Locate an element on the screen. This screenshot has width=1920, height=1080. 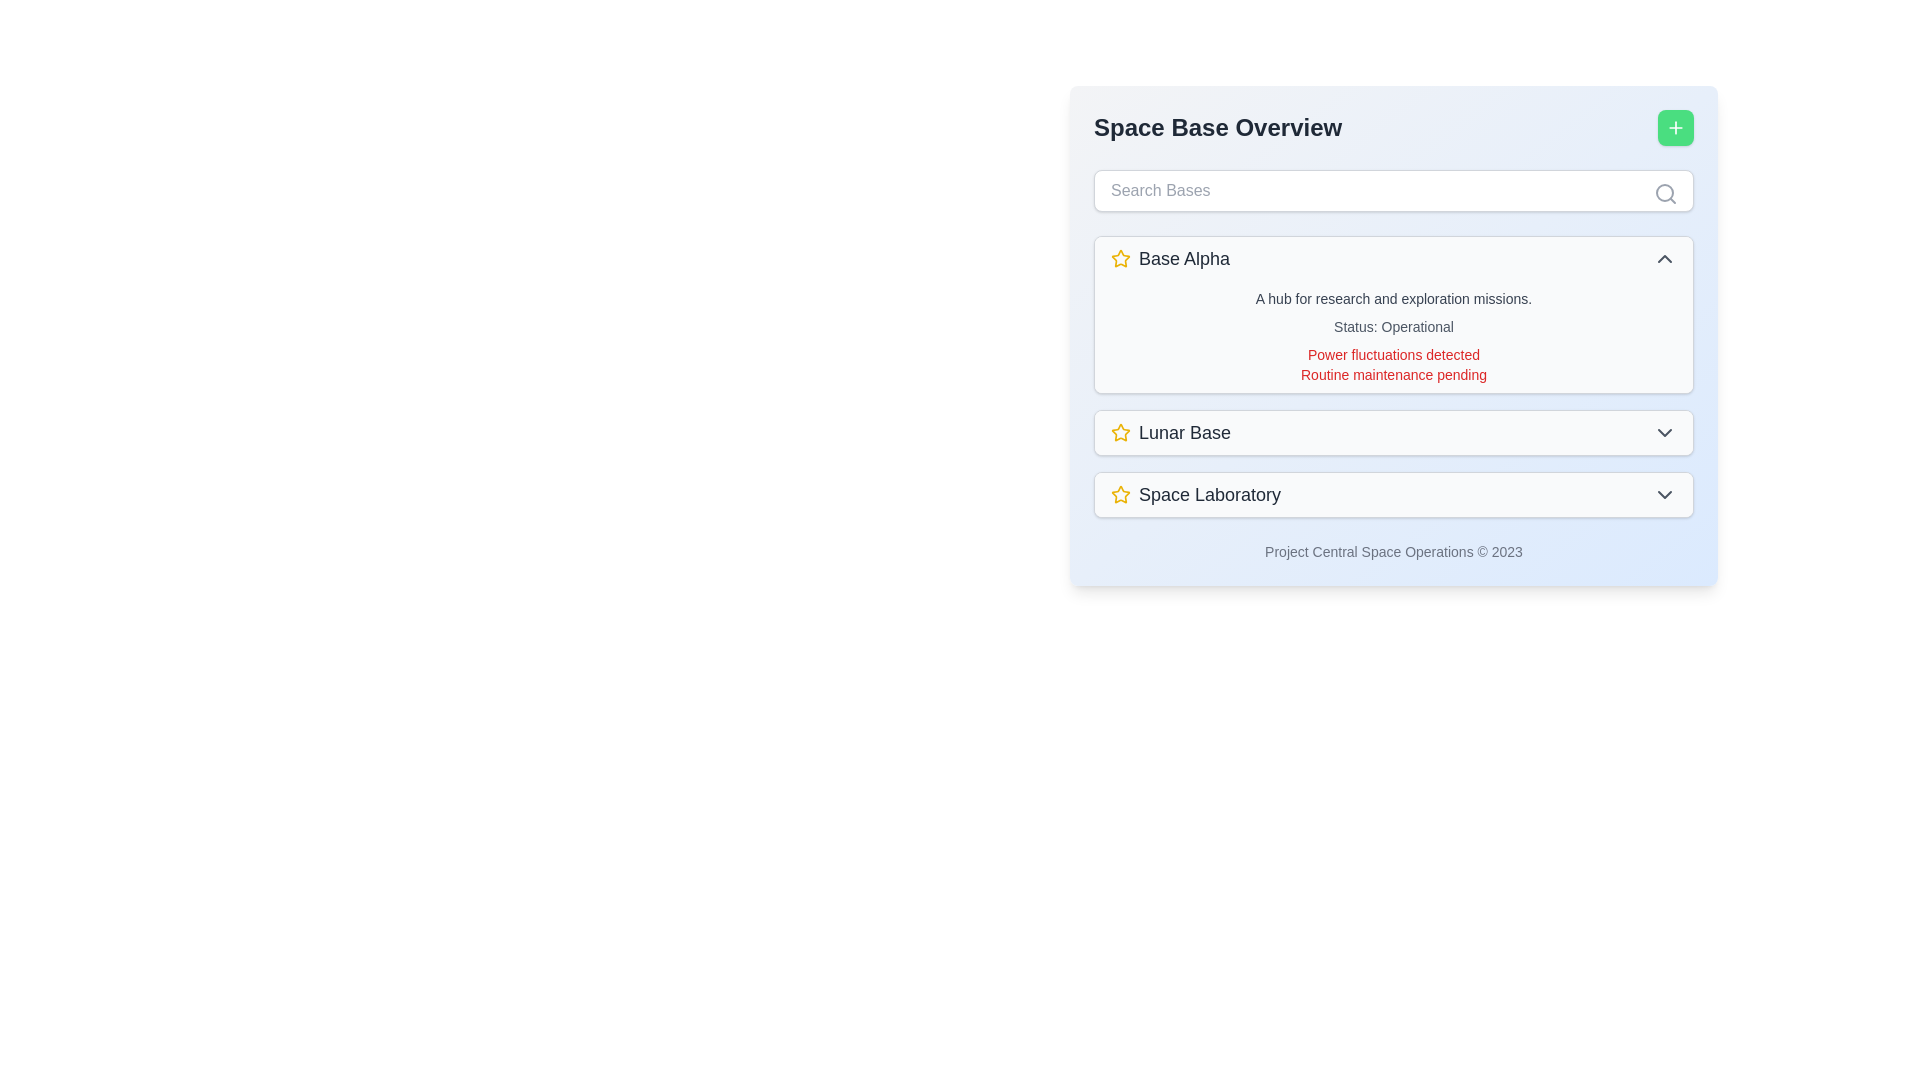
the action button located in the top-right corner of the 'Space Base Overview' panel to prepare for keyboard interaction is located at coordinates (1675, 127).